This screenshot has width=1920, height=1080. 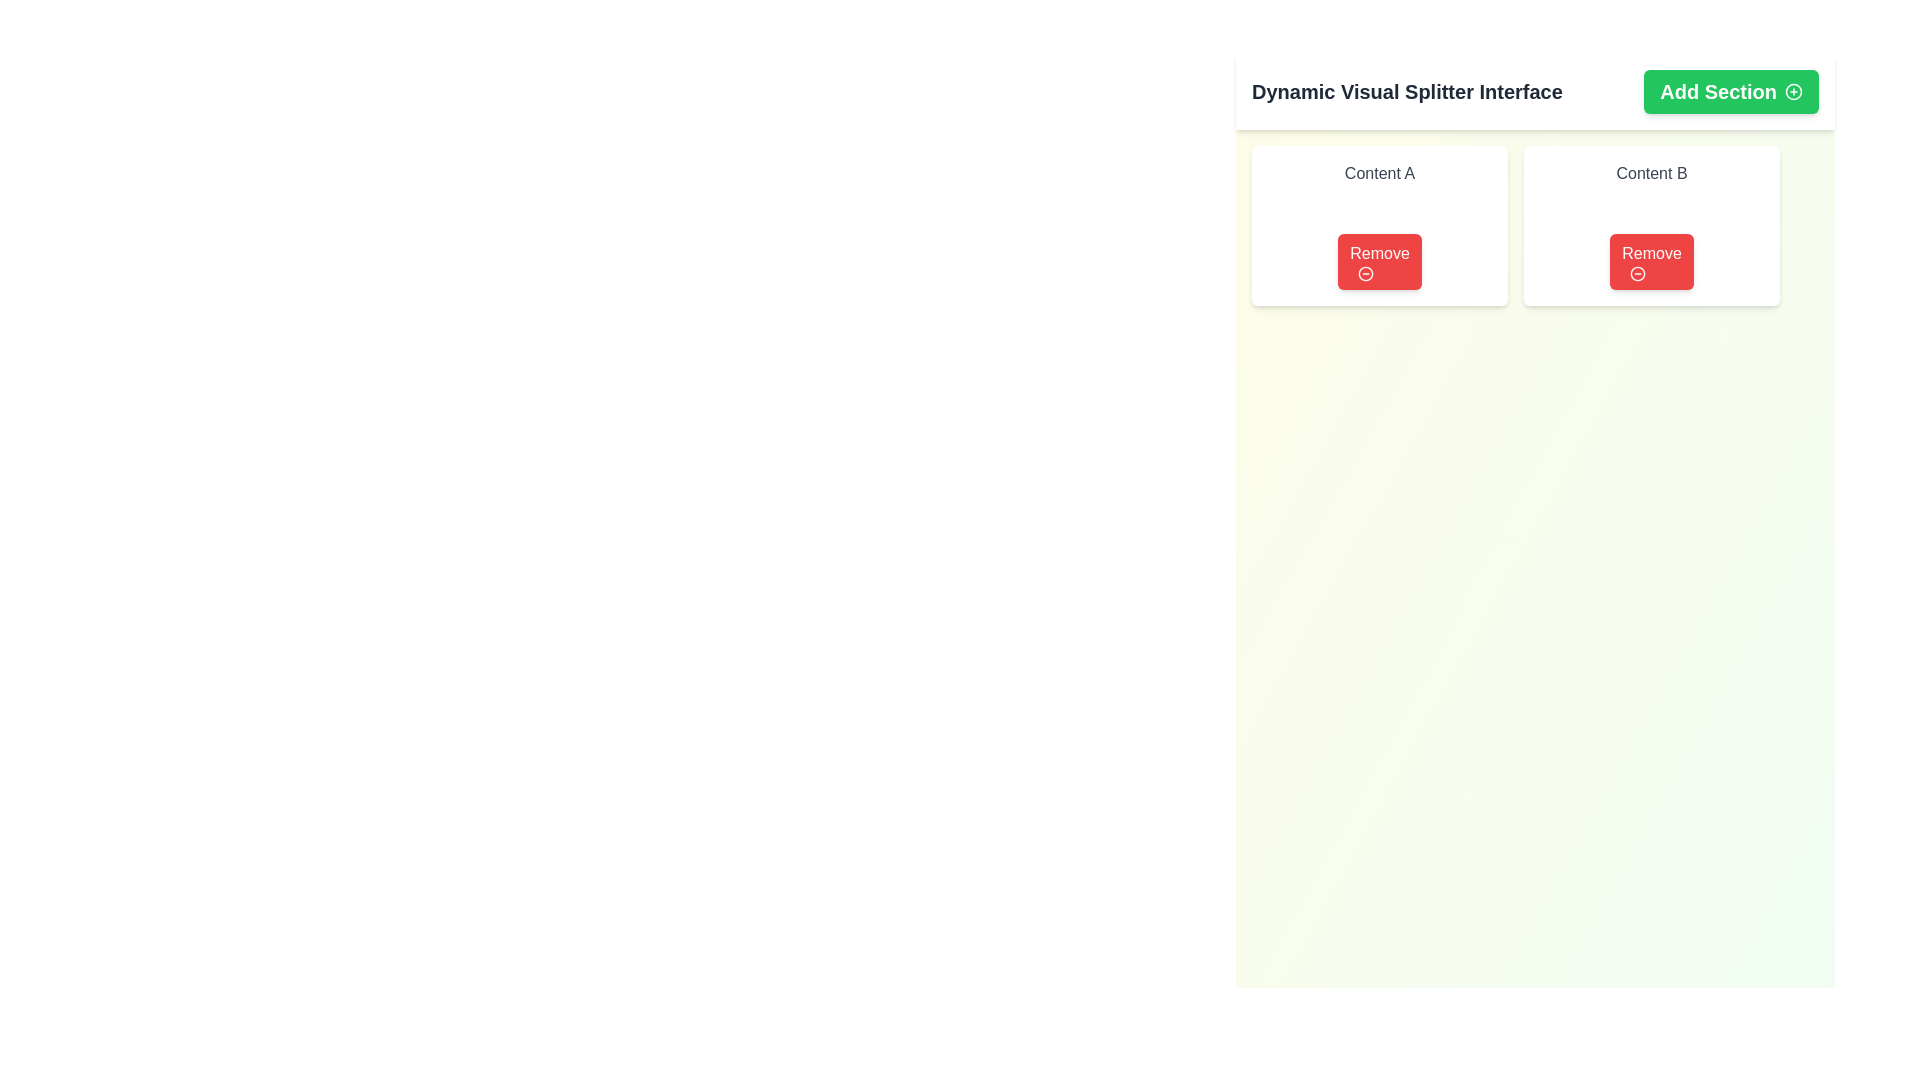 I want to click on the circular red outlined icon with a minus sign inside the 'Remove' button in the 'Content A' section, so click(x=1365, y=273).